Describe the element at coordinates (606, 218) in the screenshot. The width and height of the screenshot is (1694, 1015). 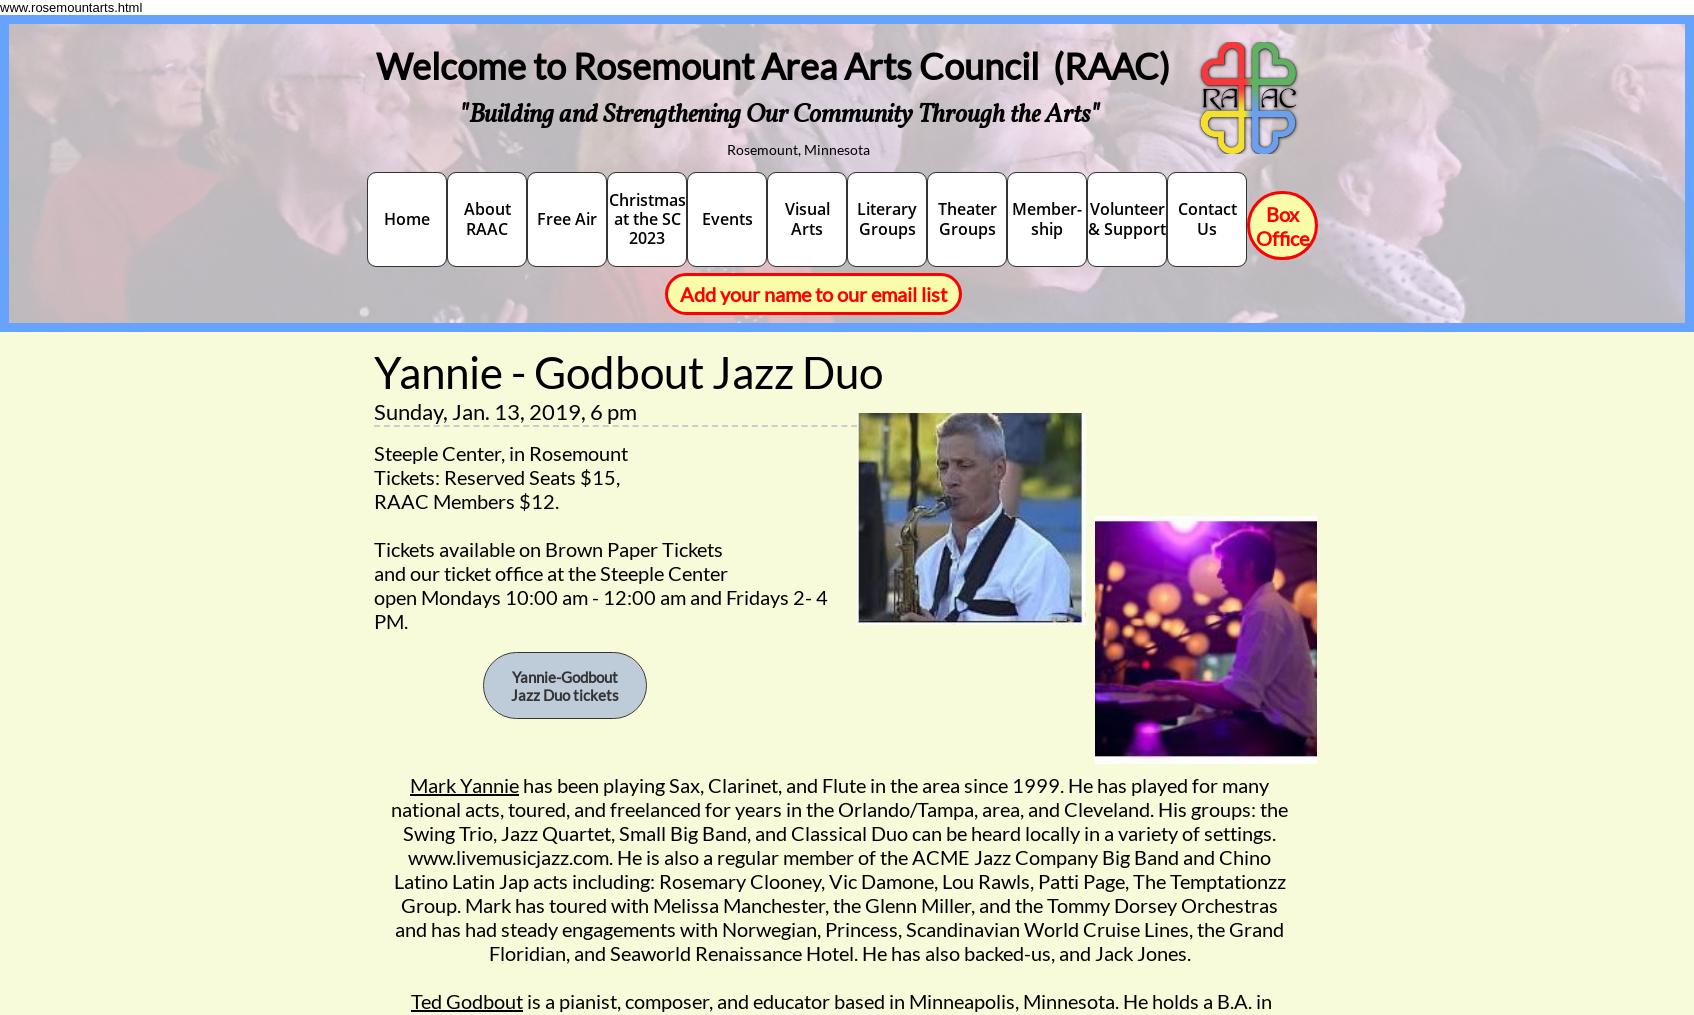
I see `'Christmas at the SC 2023'` at that location.